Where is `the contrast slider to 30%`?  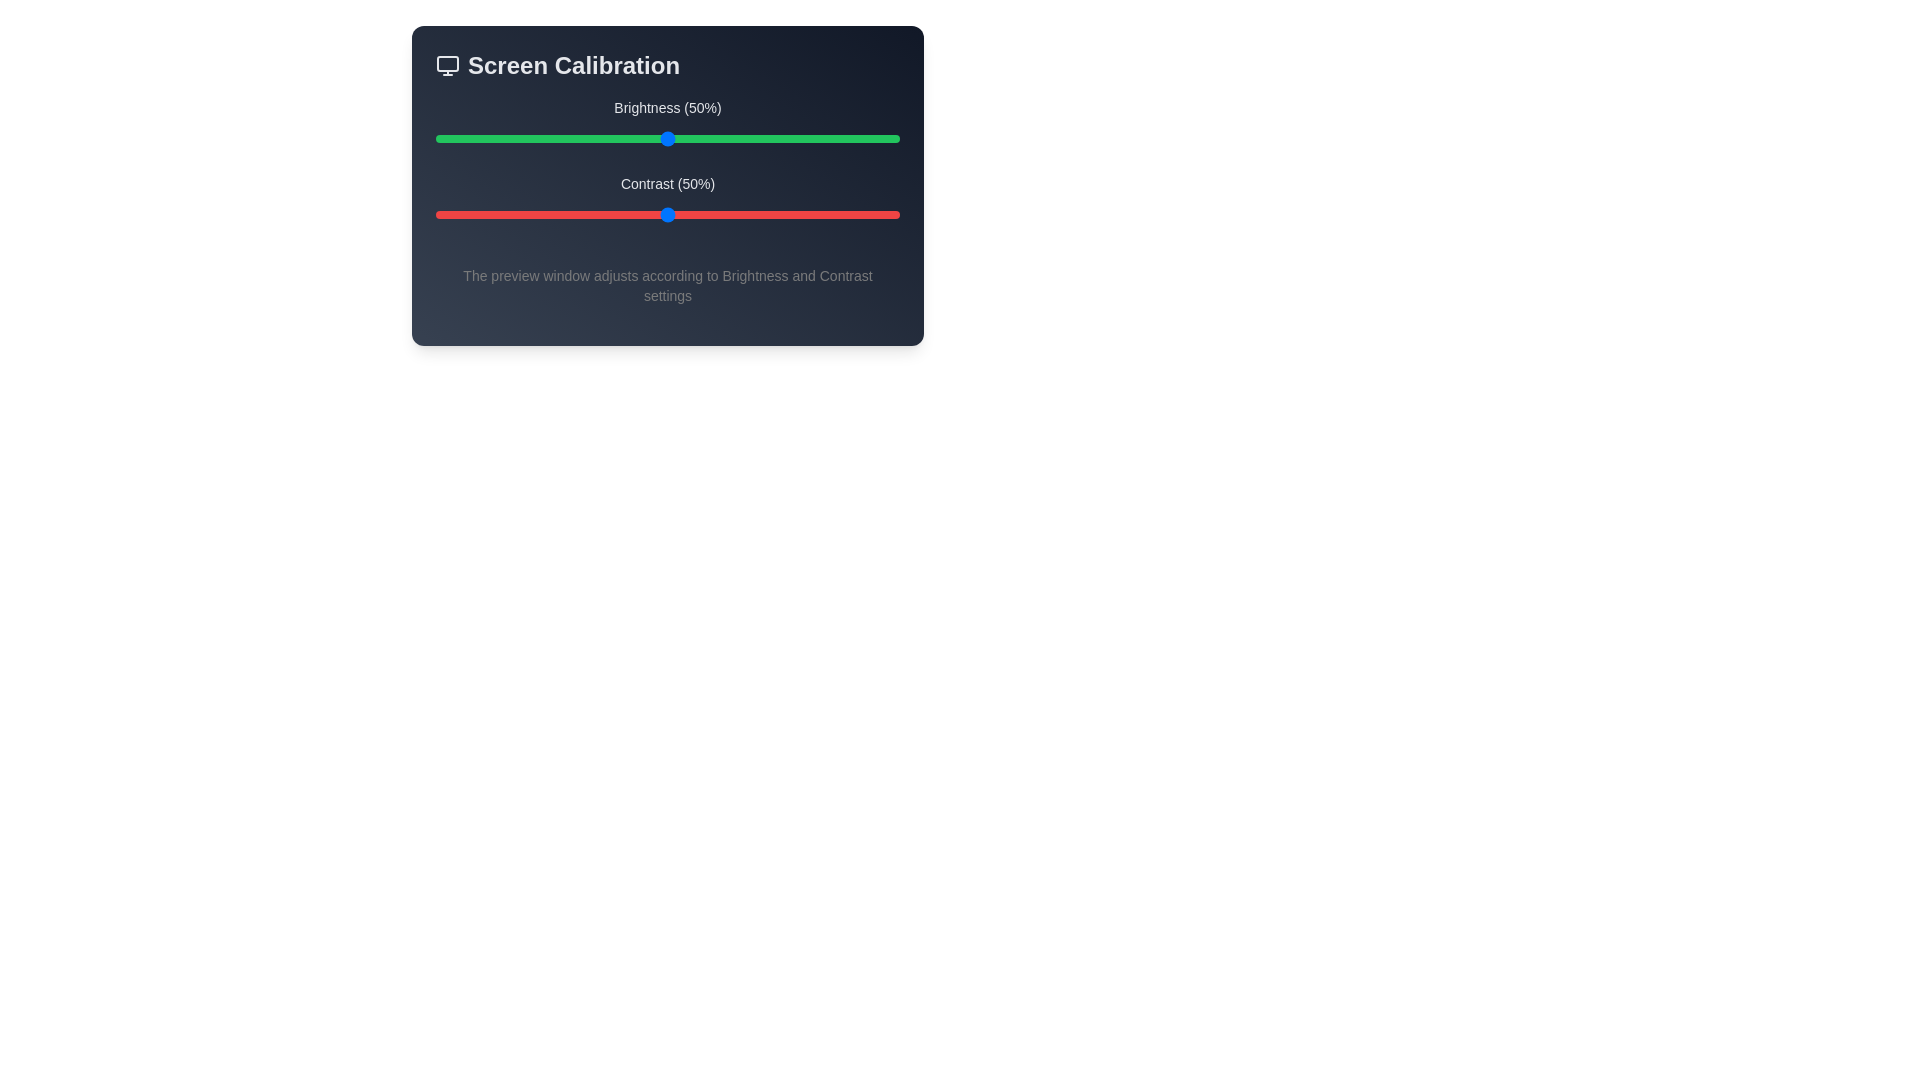 the contrast slider to 30% is located at coordinates (574, 215).